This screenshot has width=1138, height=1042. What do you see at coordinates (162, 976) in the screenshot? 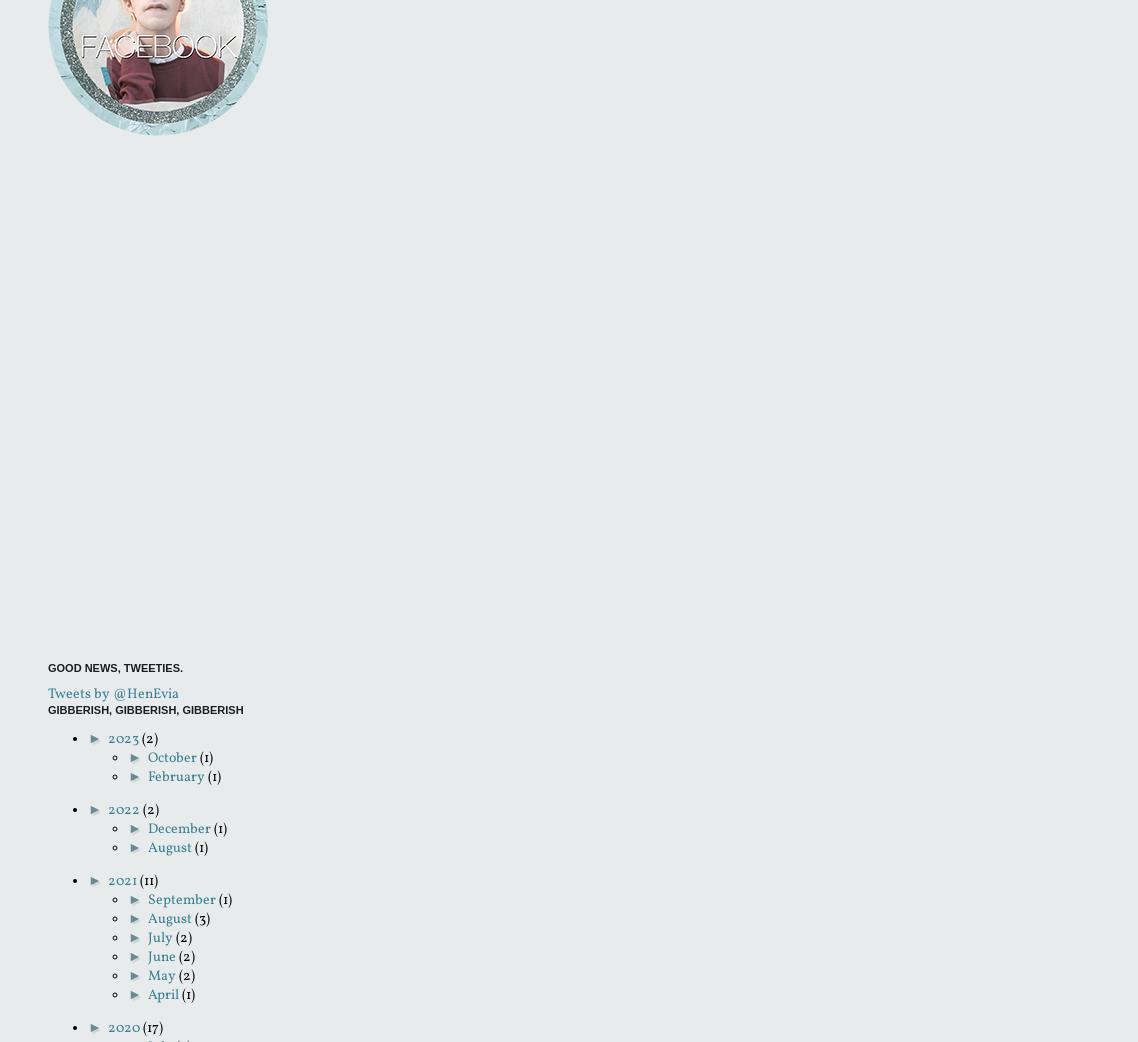
I see `'May'` at bounding box center [162, 976].